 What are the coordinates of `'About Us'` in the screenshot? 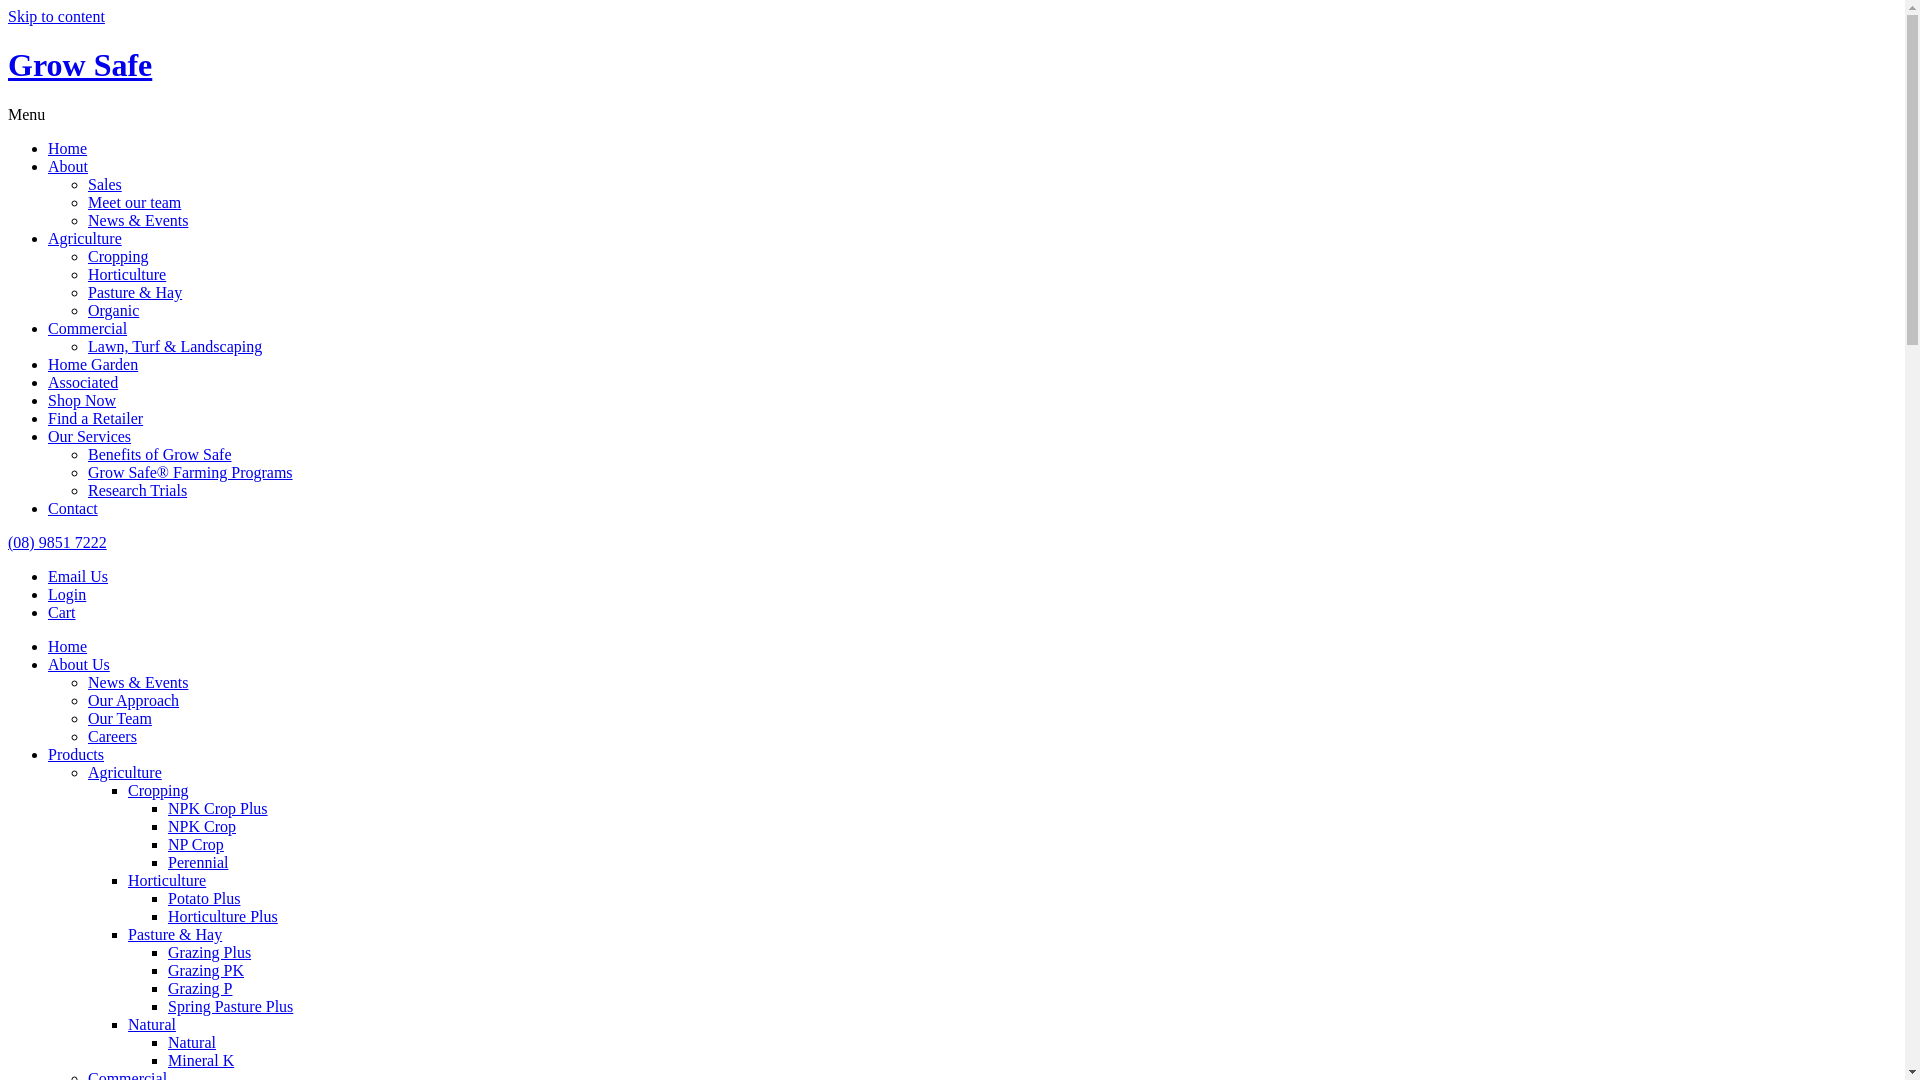 It's located at (78, 664).